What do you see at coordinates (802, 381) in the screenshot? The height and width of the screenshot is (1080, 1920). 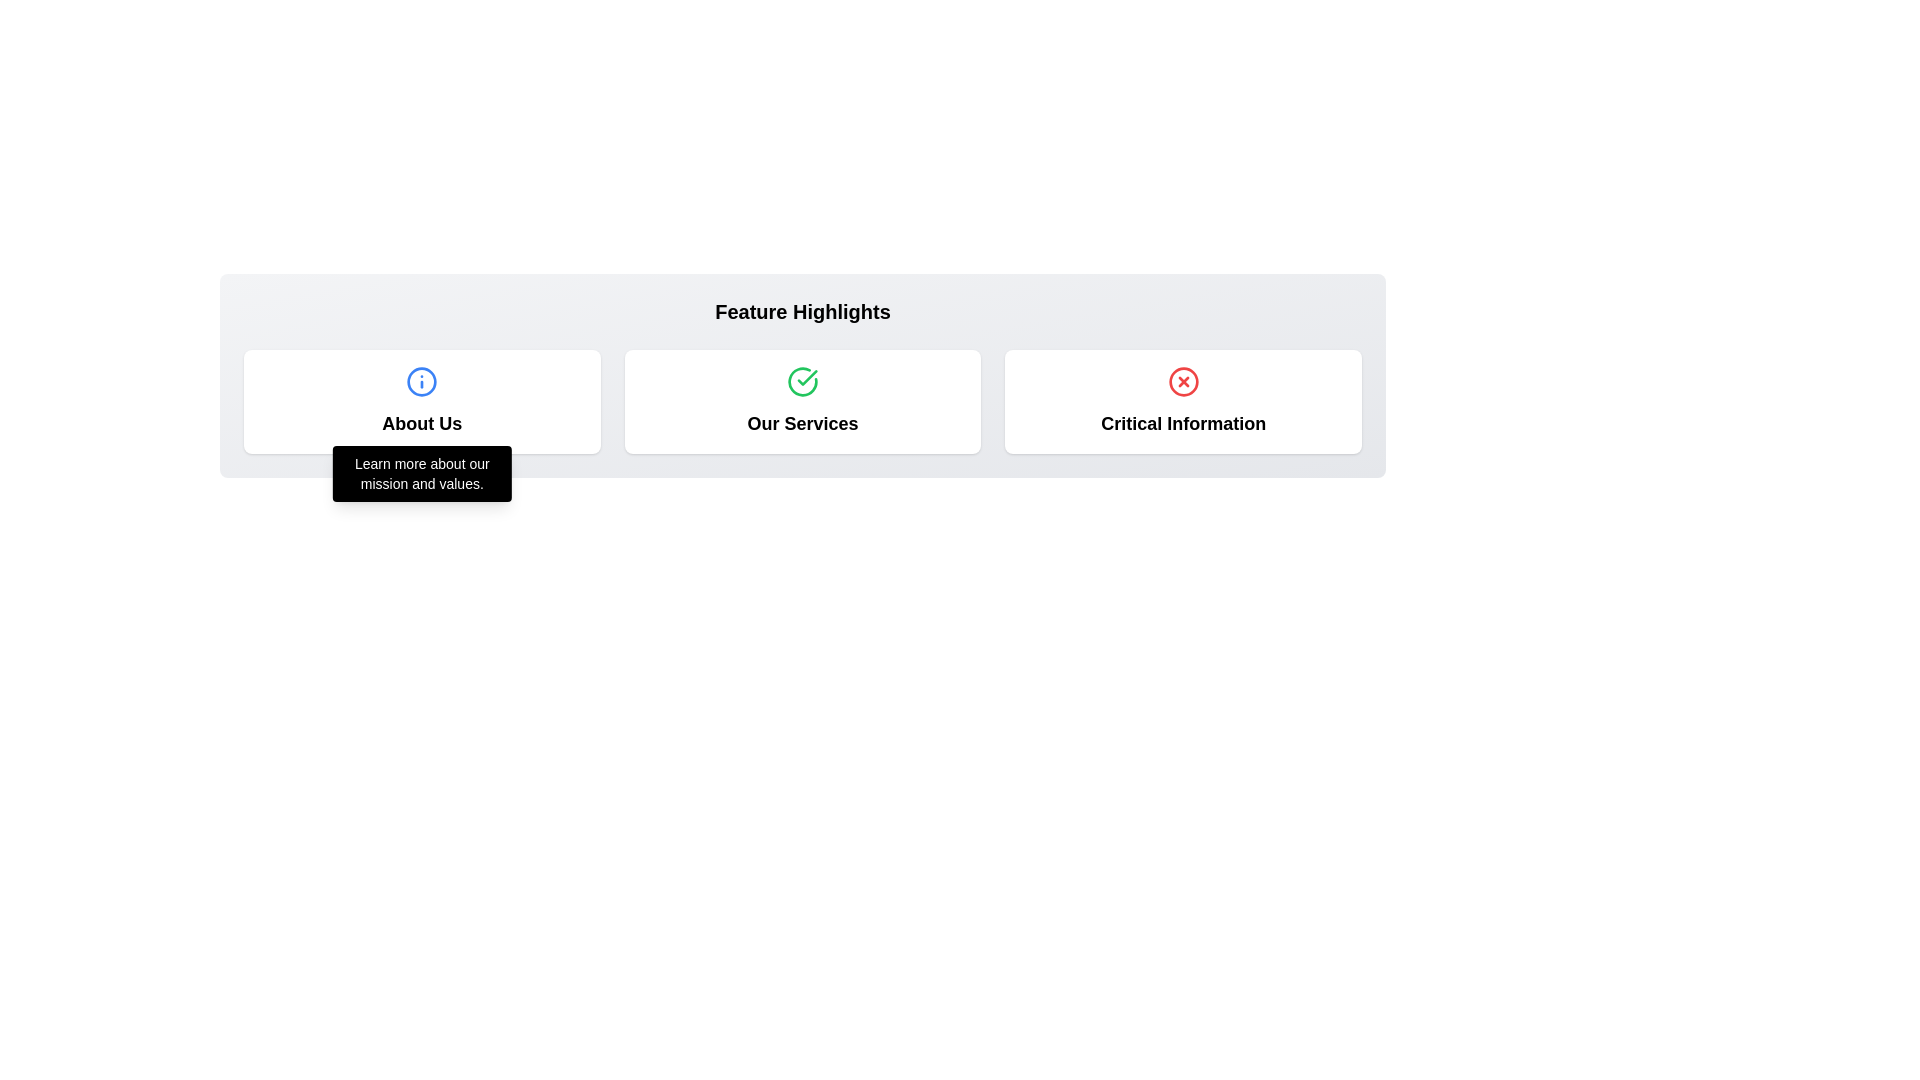 I see `the green tick mark icon inside the circular outline, indicating a positive or confirmed status, located in the 'Our Services' box` at bounding box center [802, 381].